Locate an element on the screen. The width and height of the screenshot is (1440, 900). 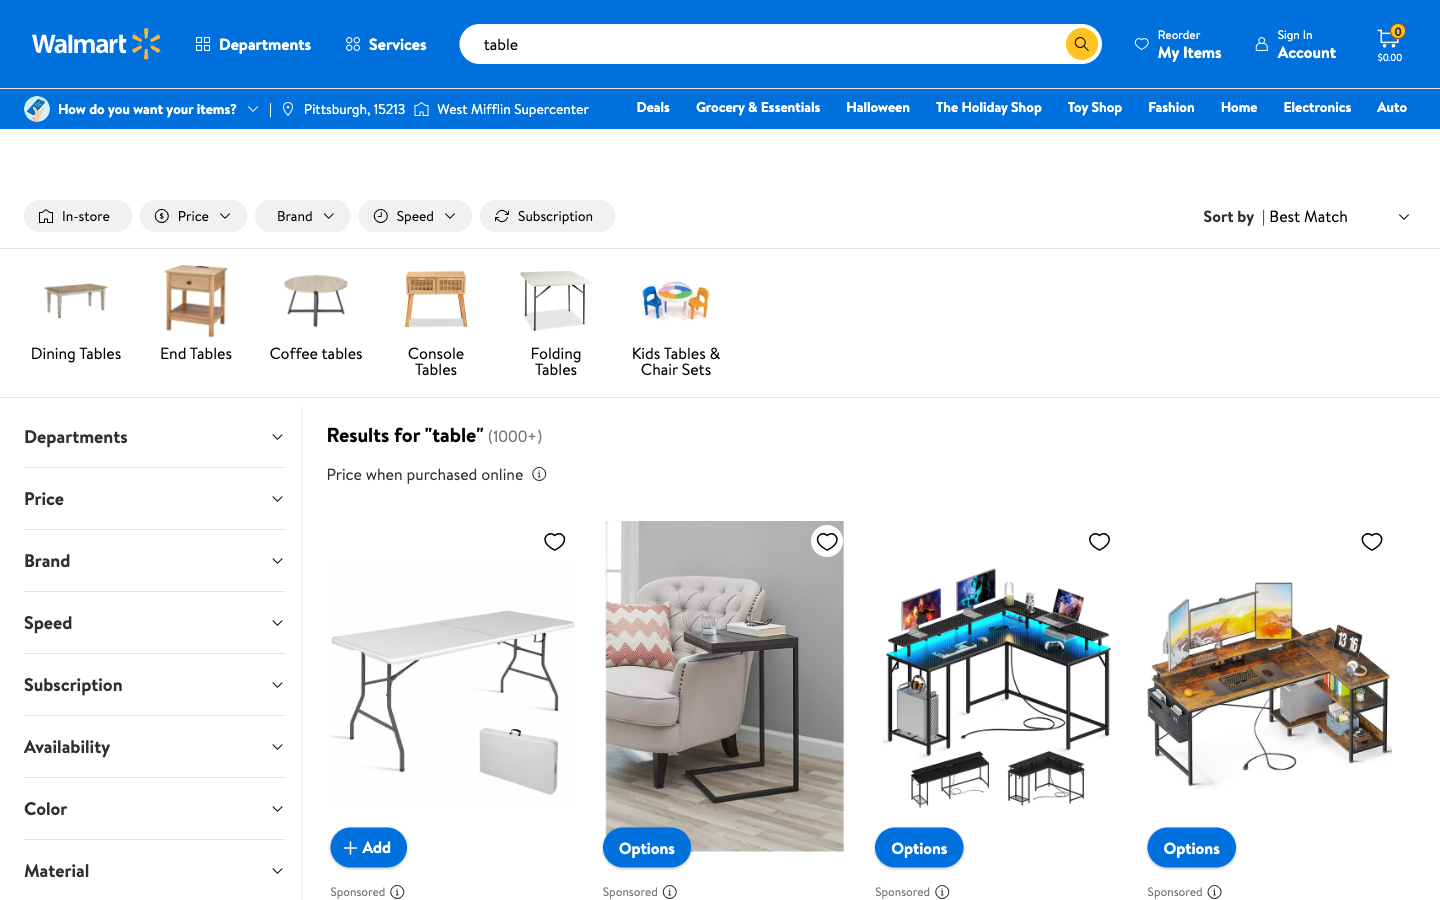
the "expand_Brand" menu and pick the top option is located at coordinates (153, 559).